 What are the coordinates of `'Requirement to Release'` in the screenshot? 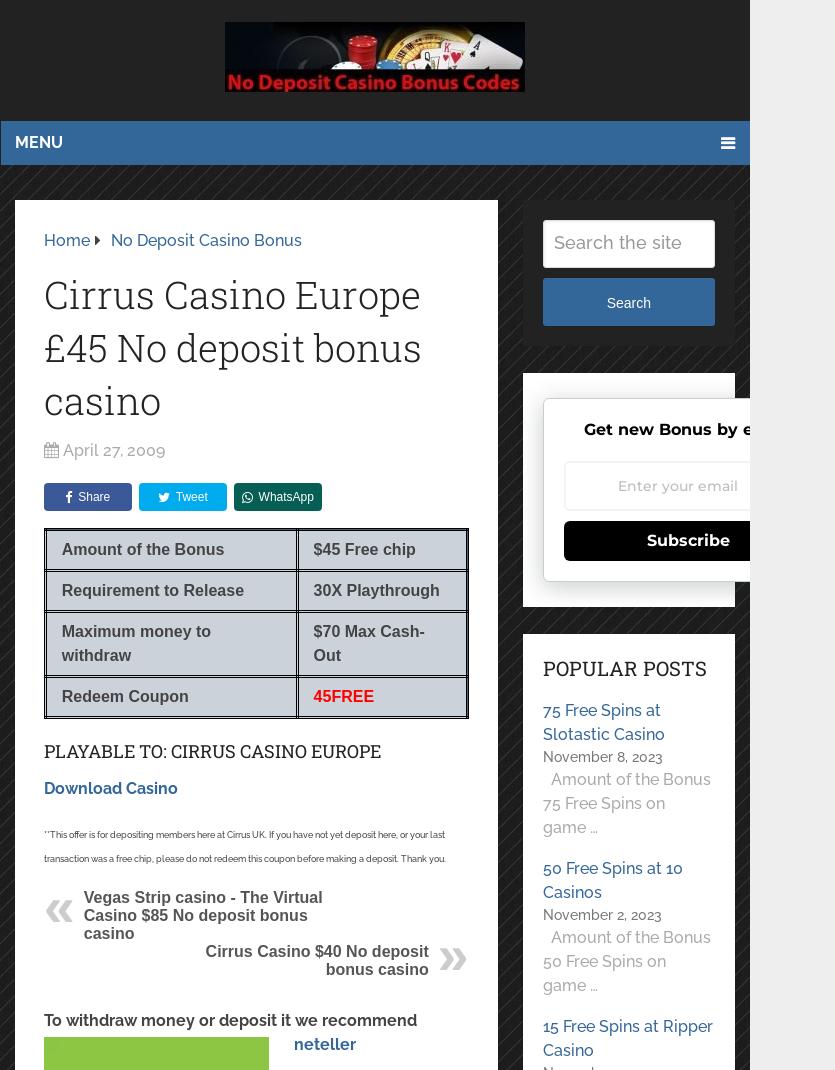 It's located at (151, 589).